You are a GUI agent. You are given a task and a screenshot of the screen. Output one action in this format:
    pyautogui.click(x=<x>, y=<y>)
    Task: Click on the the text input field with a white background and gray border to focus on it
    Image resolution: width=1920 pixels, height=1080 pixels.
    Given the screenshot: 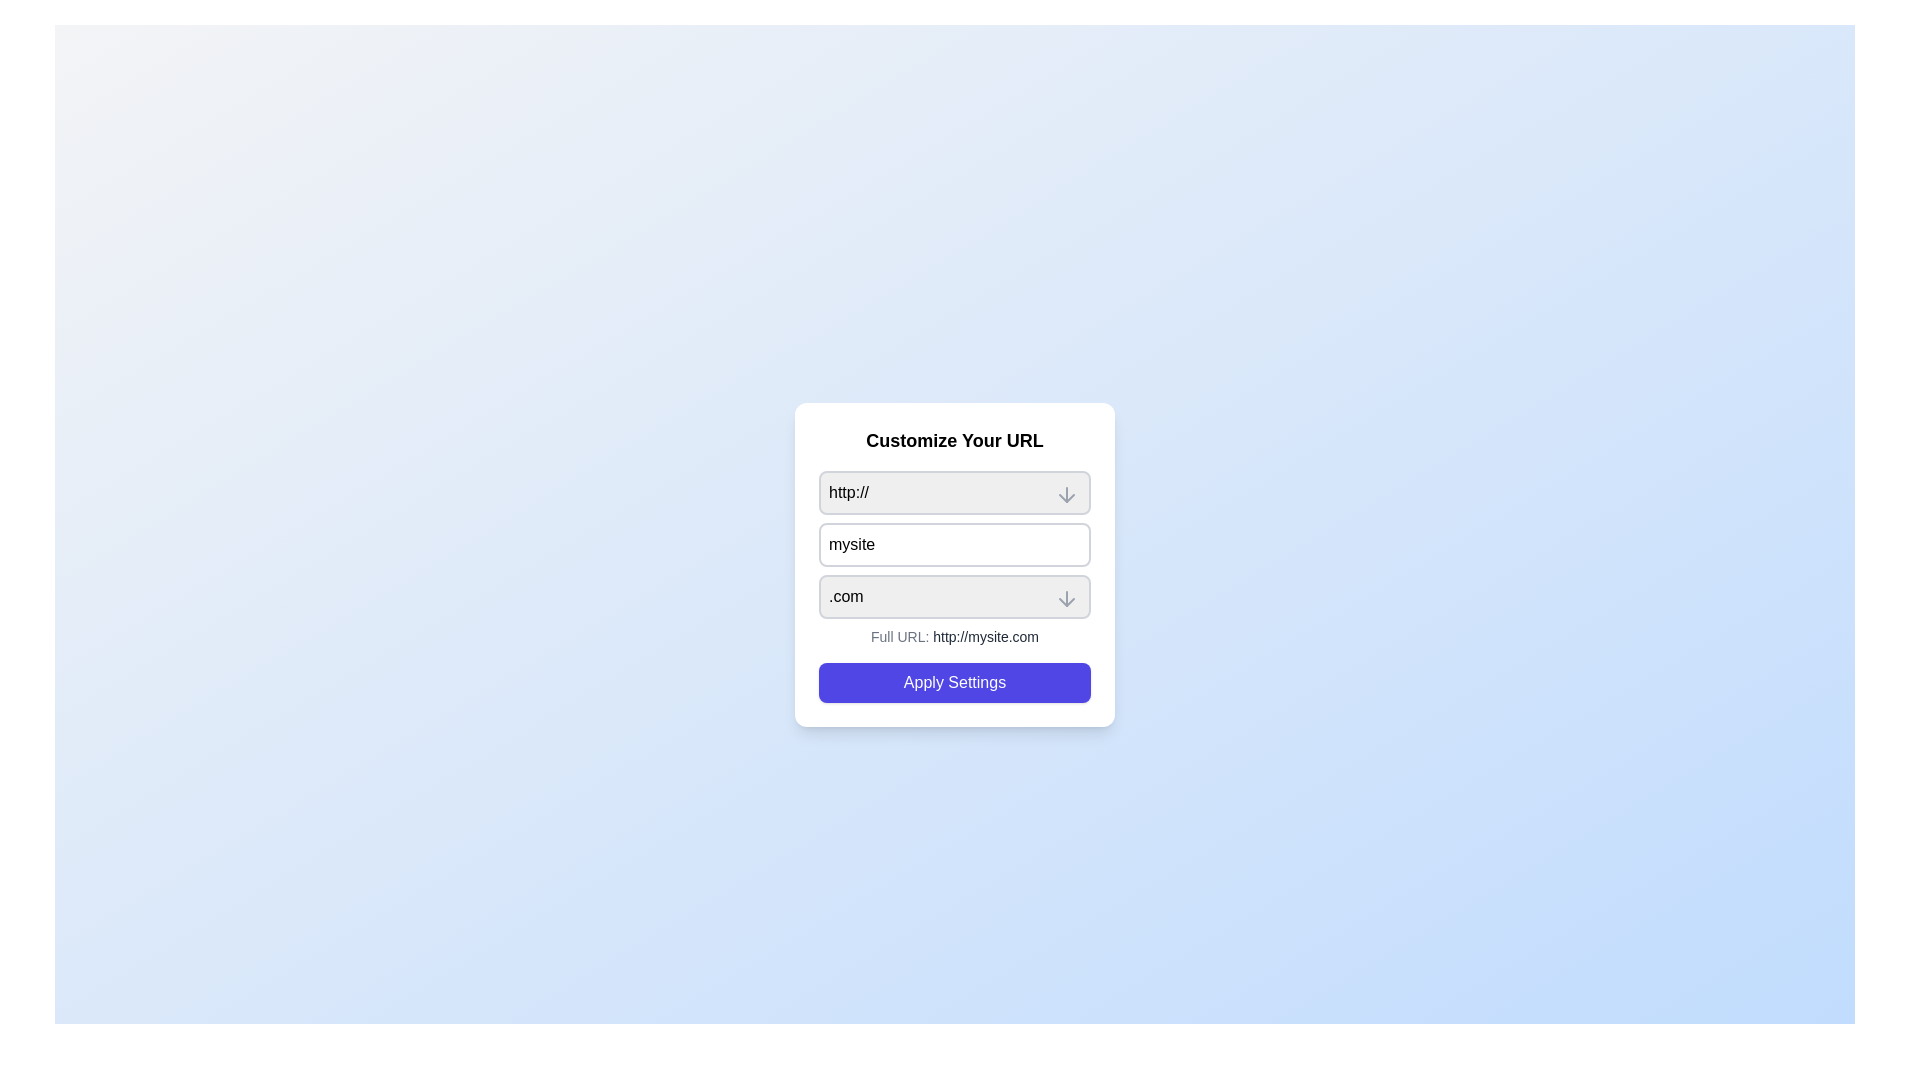 What is the action you would take?
    pyautogui.click(x=954, y=564)
    